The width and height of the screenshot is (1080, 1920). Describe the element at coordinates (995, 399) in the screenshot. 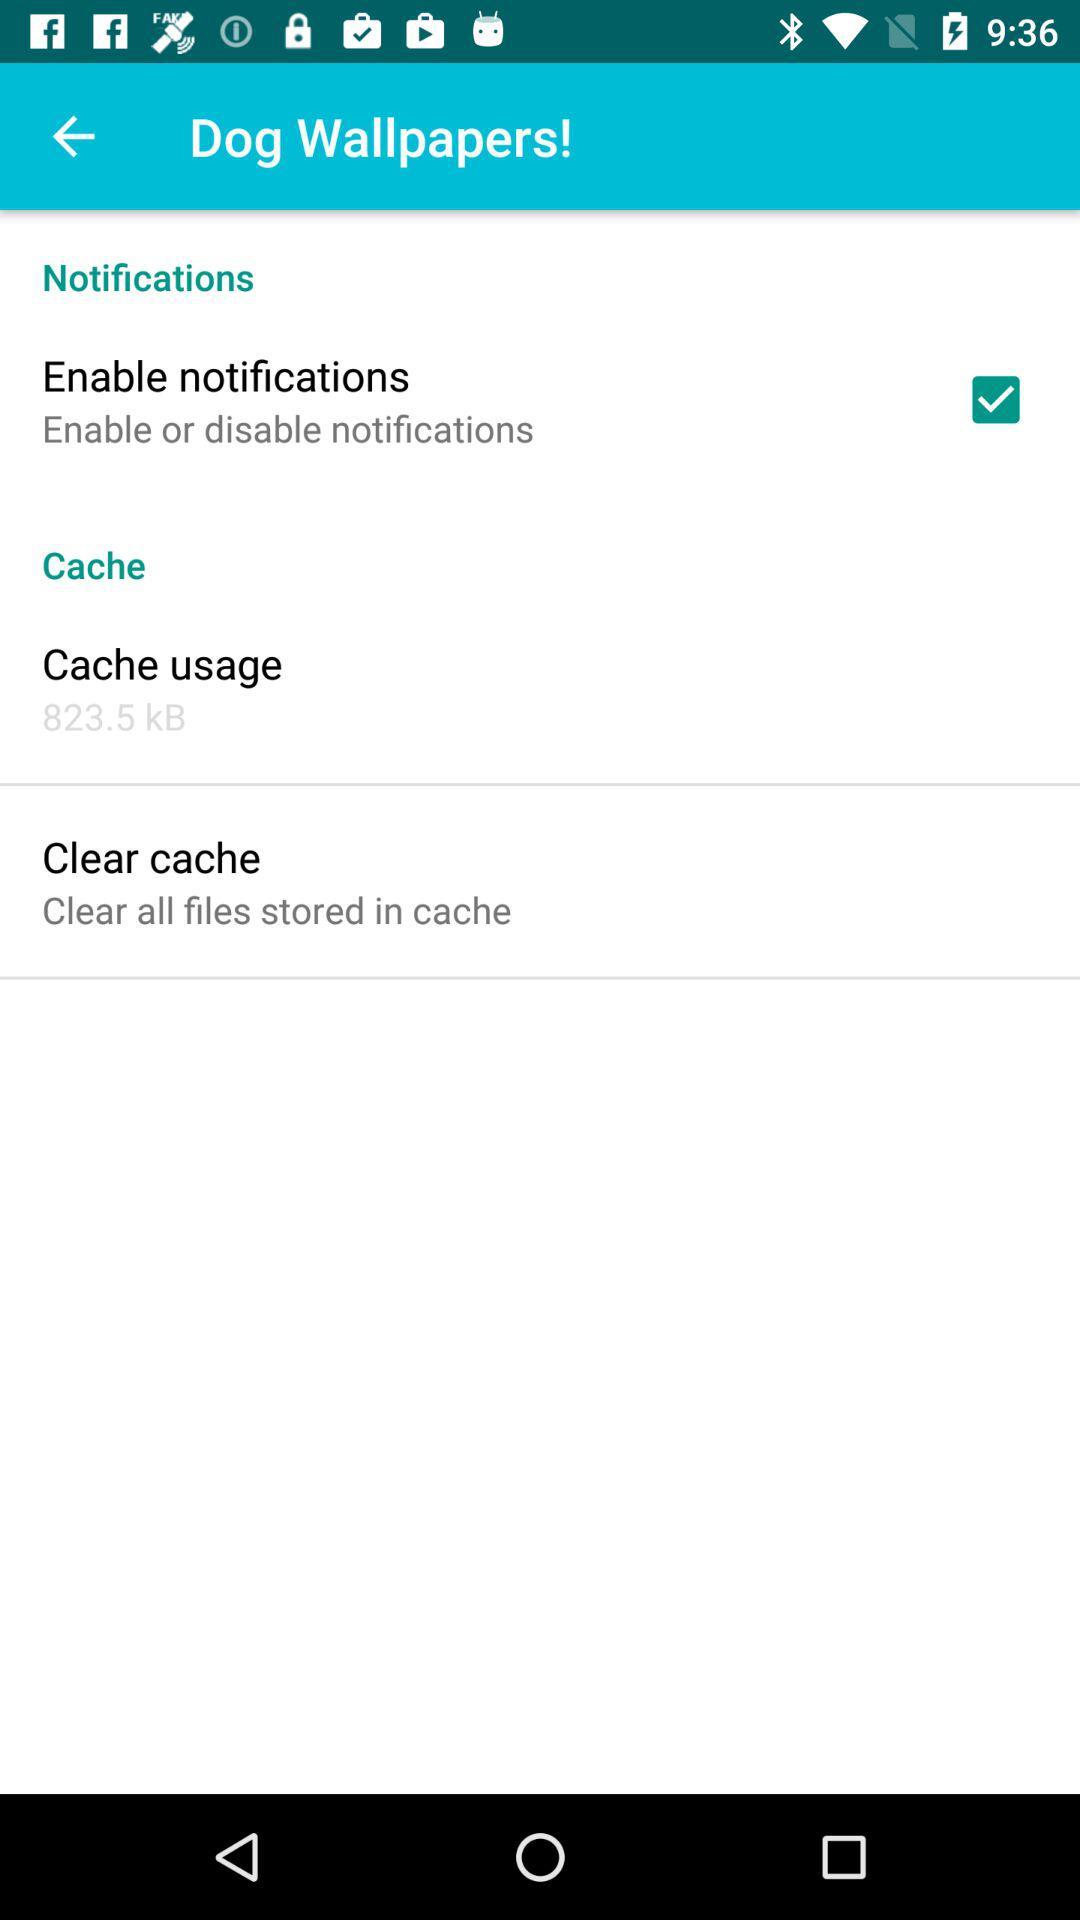

I see `icon to the right of enable or disable icon` at that location.